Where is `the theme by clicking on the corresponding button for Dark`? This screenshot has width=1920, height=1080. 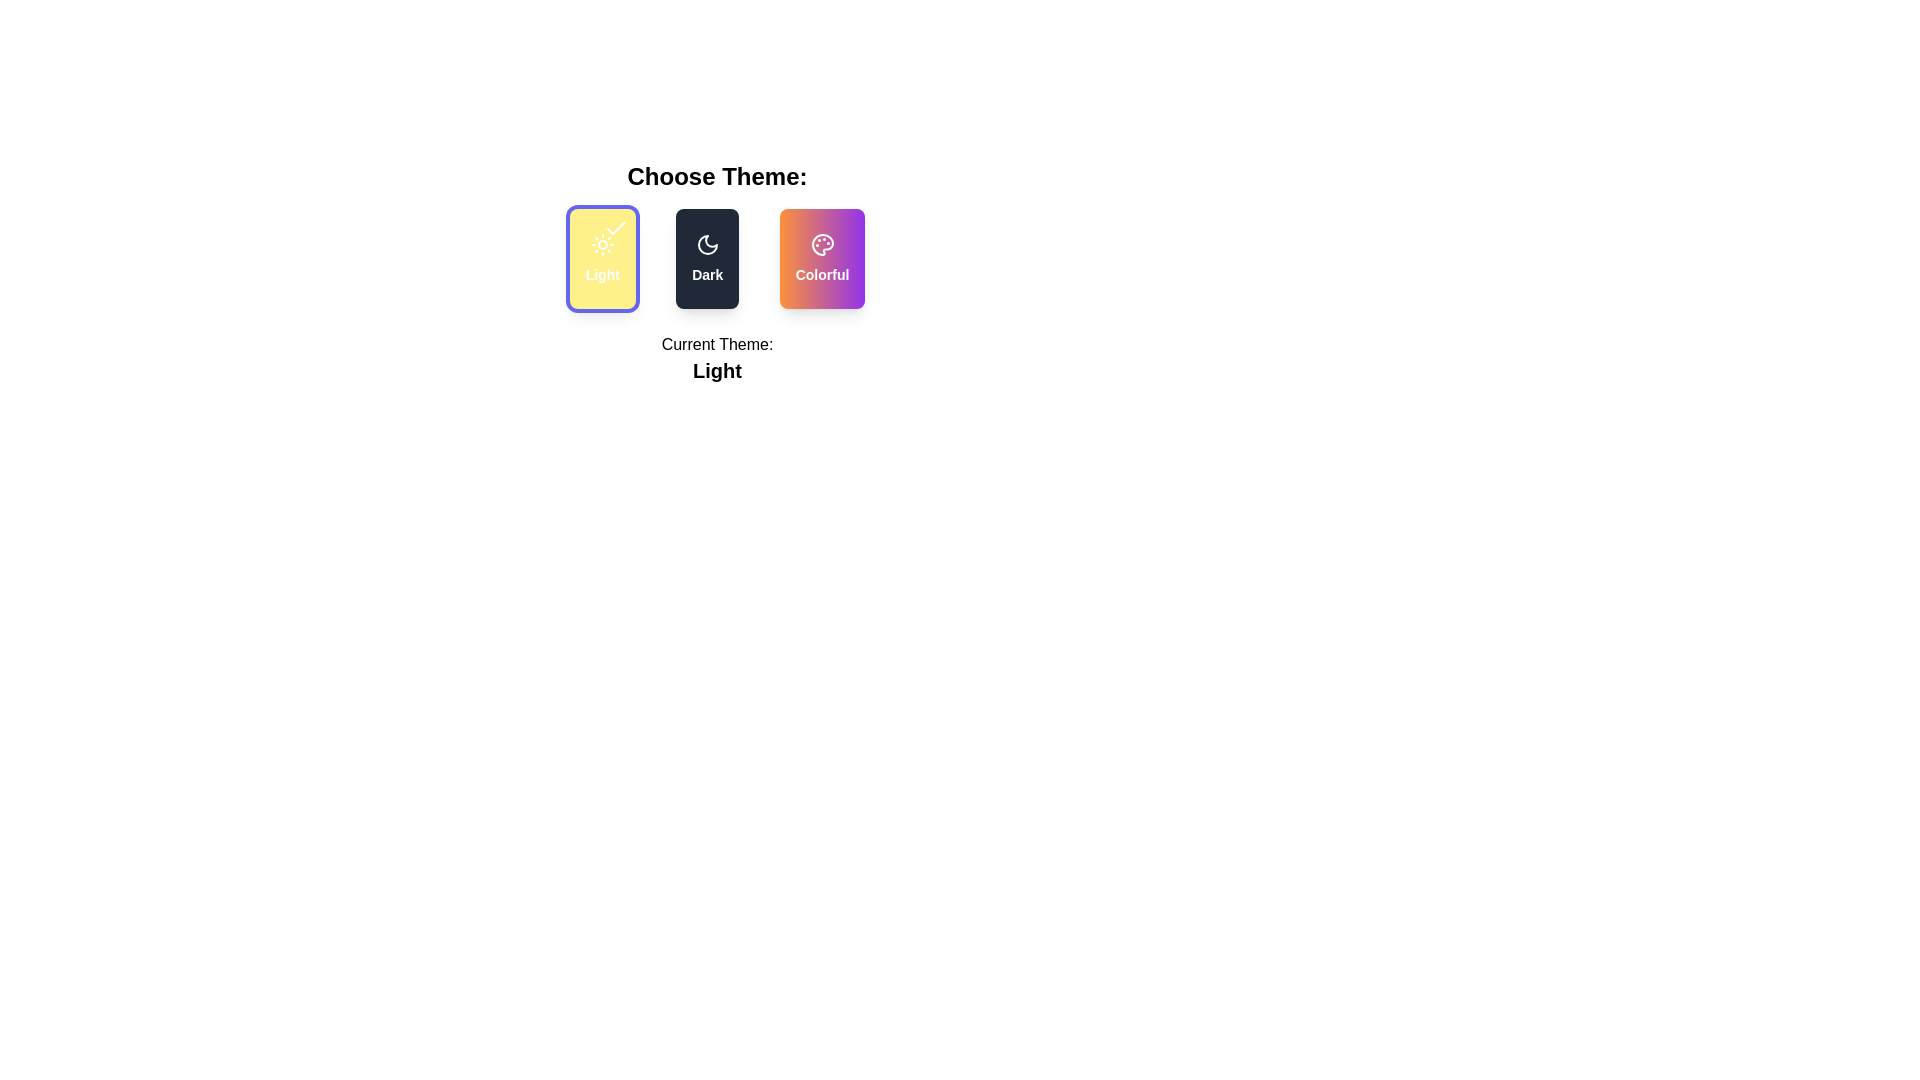 the theme by clicking on the corresponding button for Dark is located at coordinates (707, 257).